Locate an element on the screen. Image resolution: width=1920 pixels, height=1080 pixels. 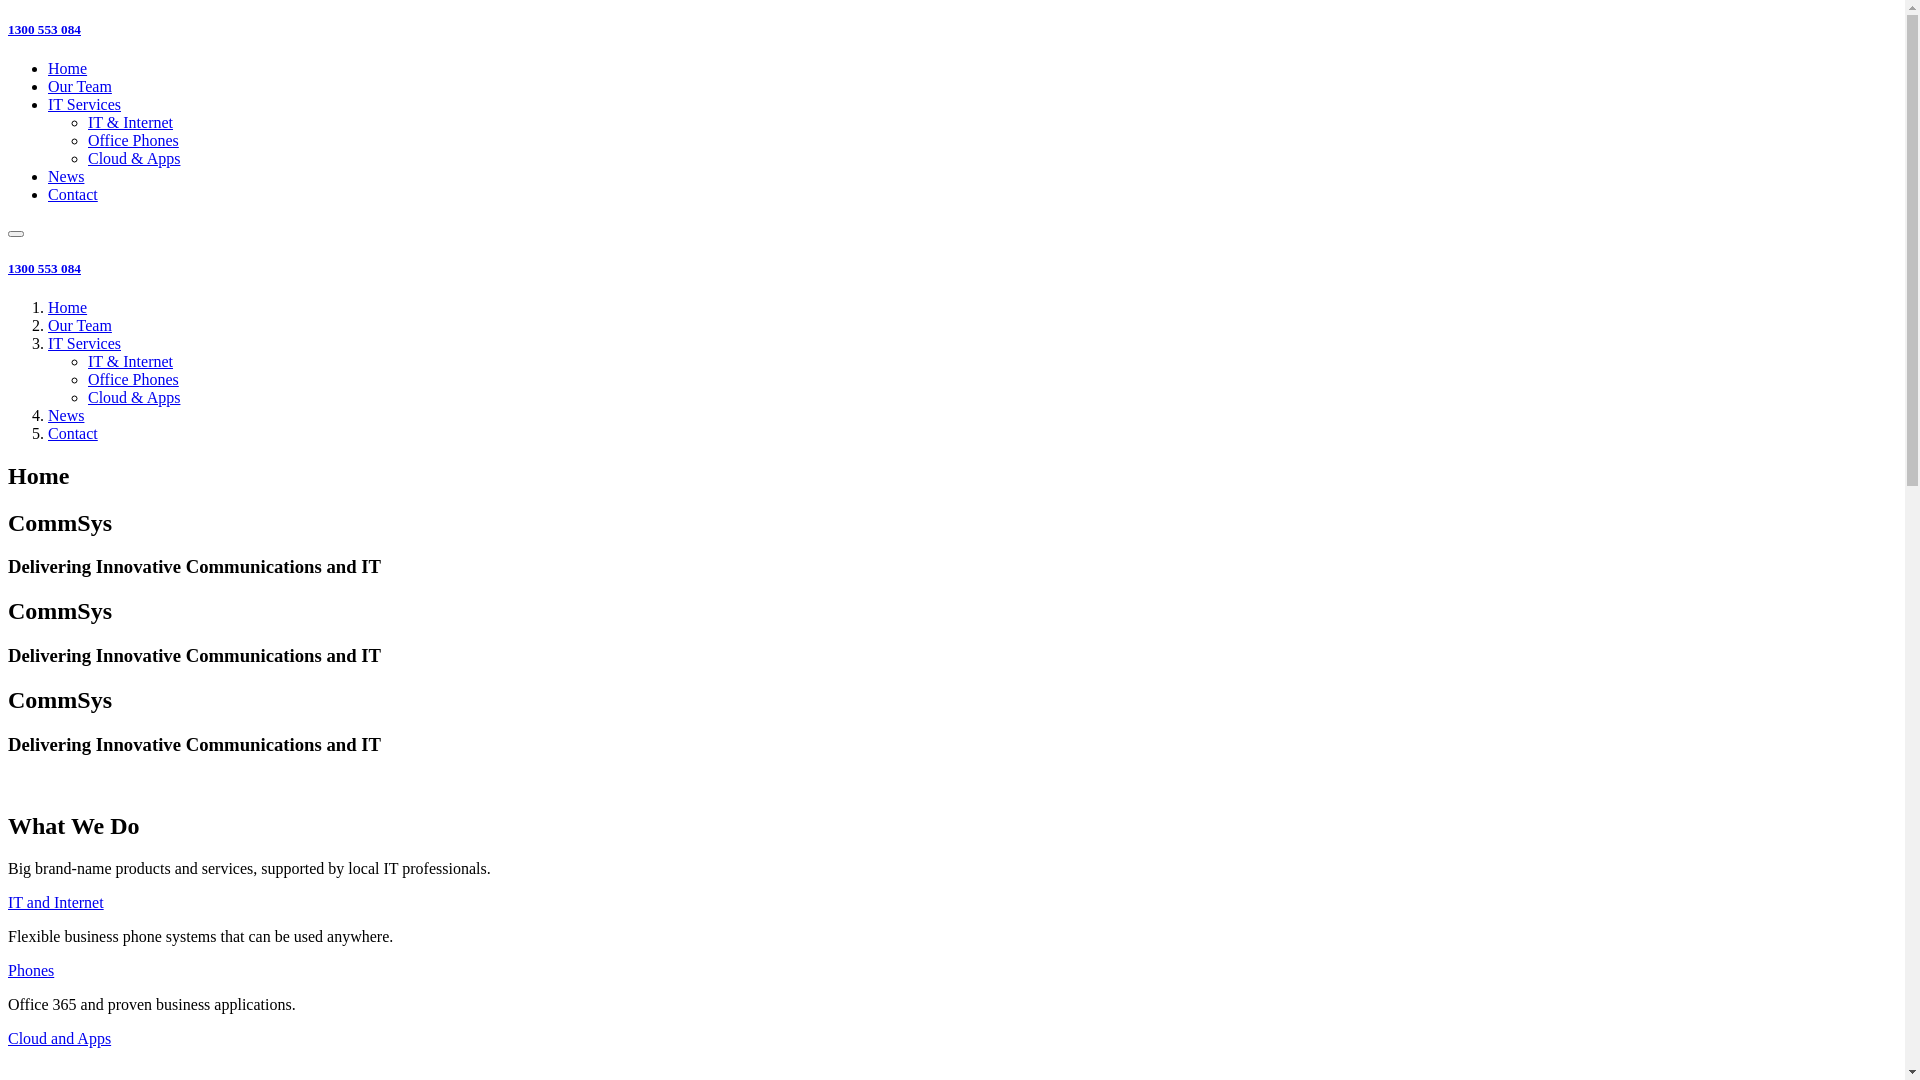
'Our Team' is located at coordinates (80, 324).